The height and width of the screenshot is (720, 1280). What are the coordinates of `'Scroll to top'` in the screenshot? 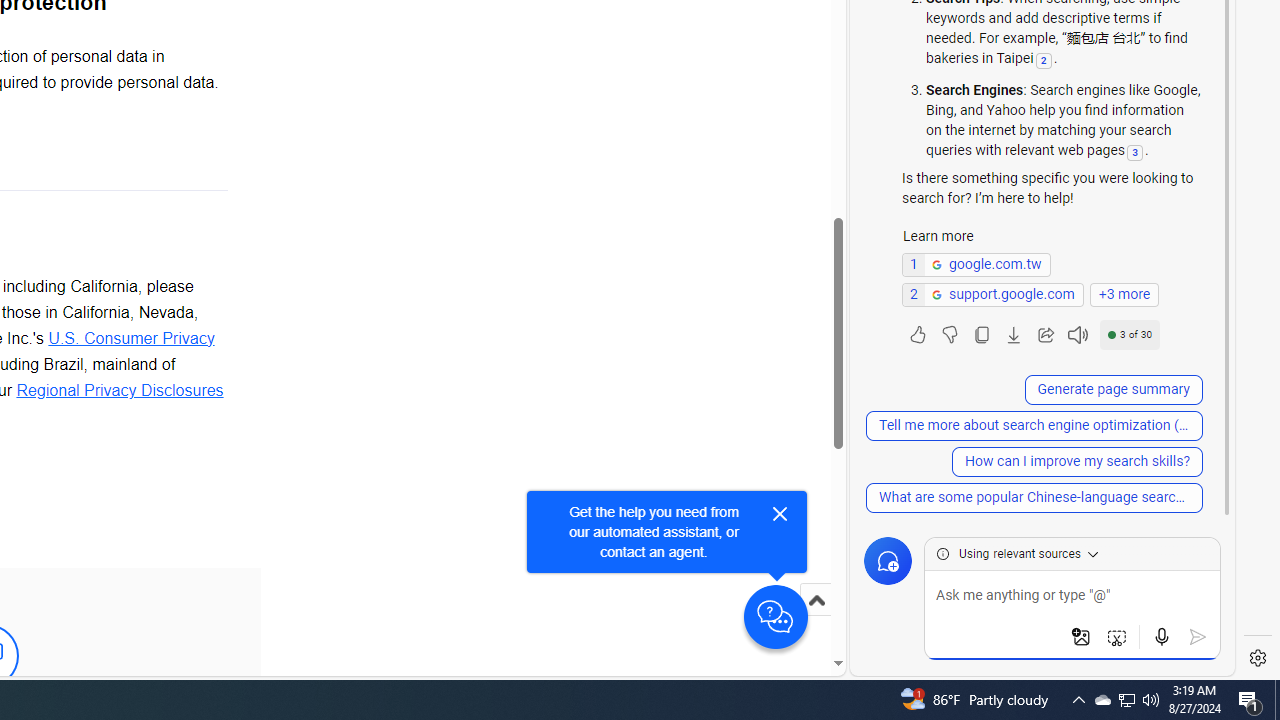 It's located at (816, 598).